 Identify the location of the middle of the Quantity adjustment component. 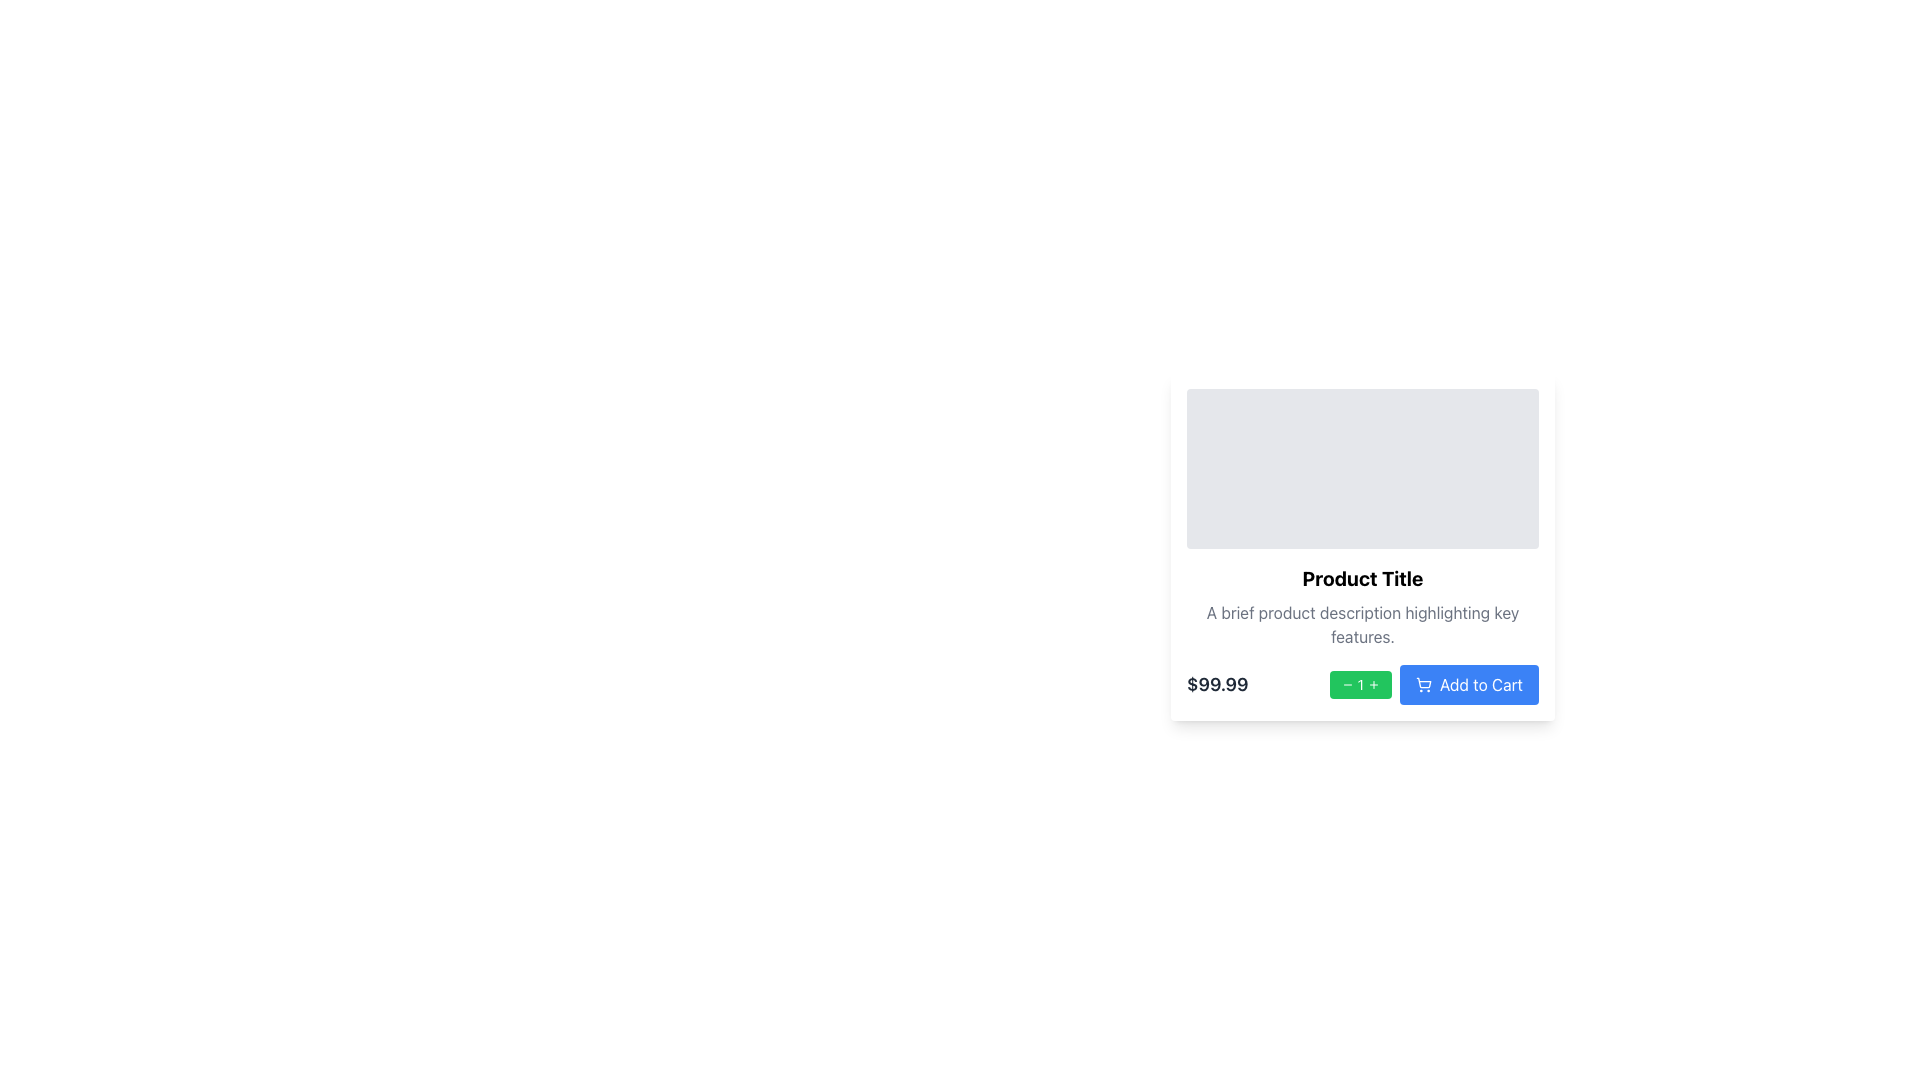
(1362, 684).